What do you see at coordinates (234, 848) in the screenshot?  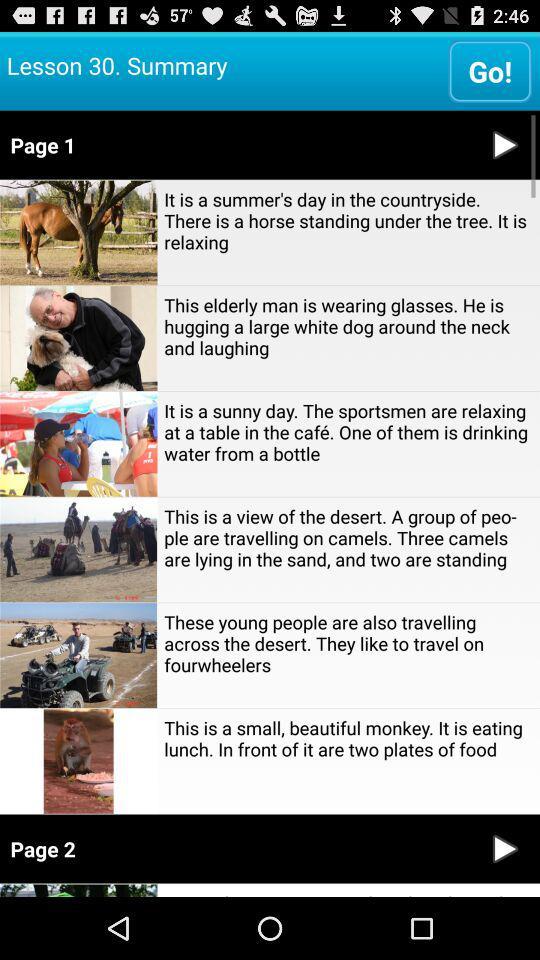 I see `the page 2 icon` at bounding box center [234, 848].